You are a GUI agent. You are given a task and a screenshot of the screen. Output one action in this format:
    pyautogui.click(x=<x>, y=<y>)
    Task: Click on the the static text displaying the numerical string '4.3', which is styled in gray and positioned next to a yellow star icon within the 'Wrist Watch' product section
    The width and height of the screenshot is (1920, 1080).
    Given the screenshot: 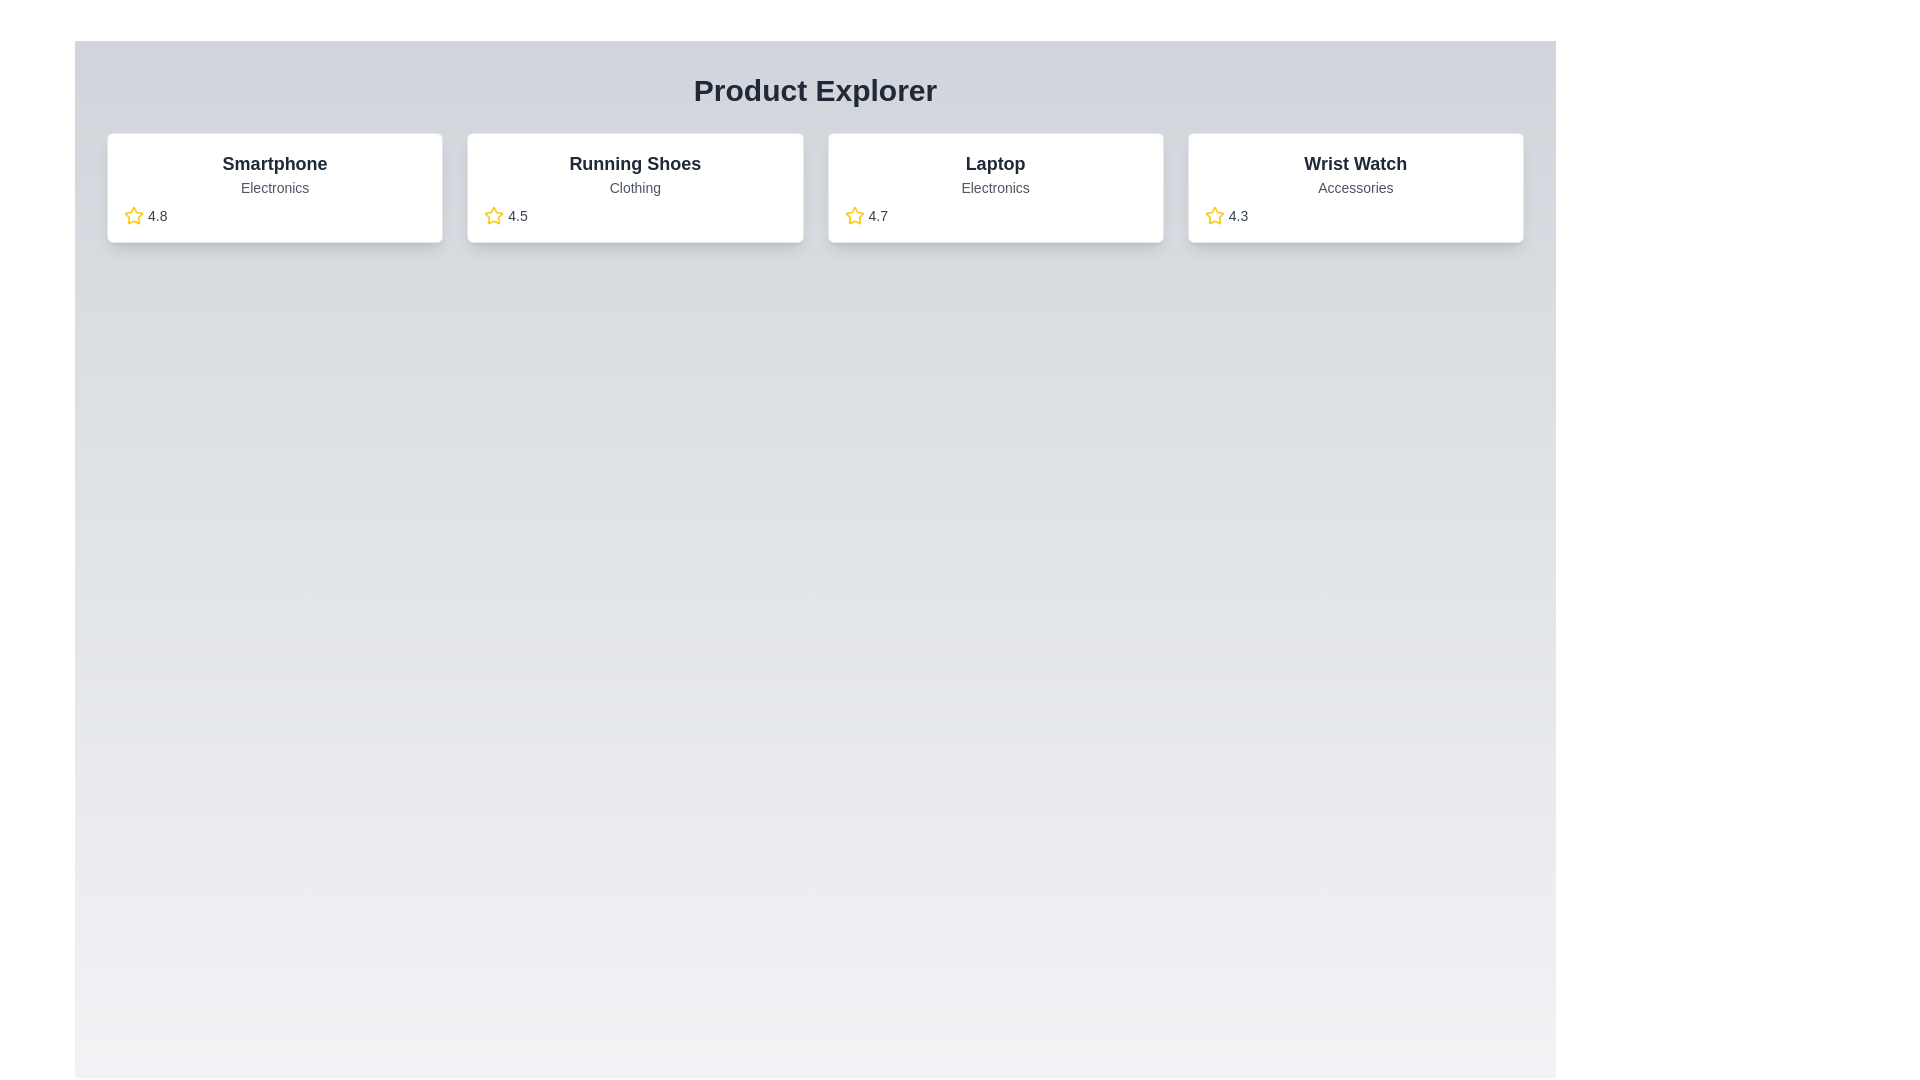 What is the action you would take?
    pyautogui.click(x=1237, y=216)
    